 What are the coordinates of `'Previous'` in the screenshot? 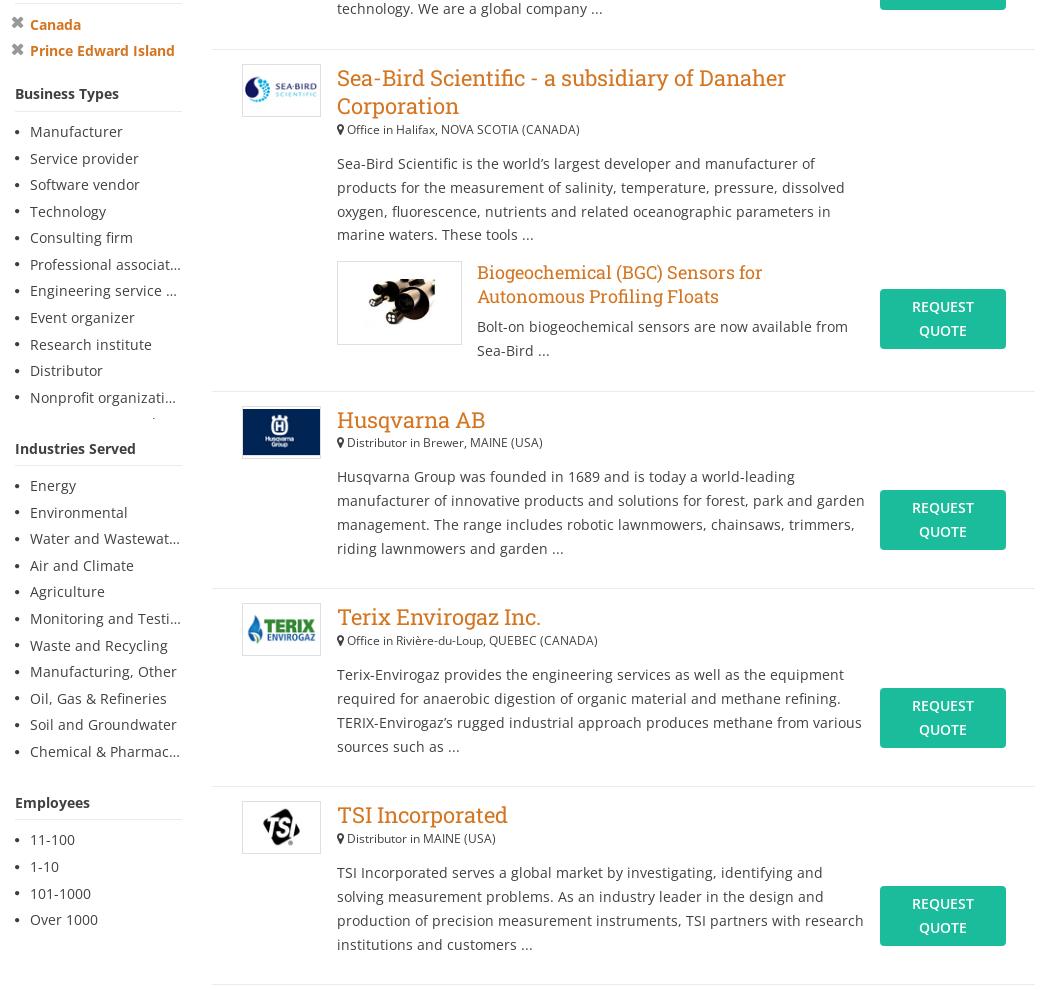 It's located at (467, 294).